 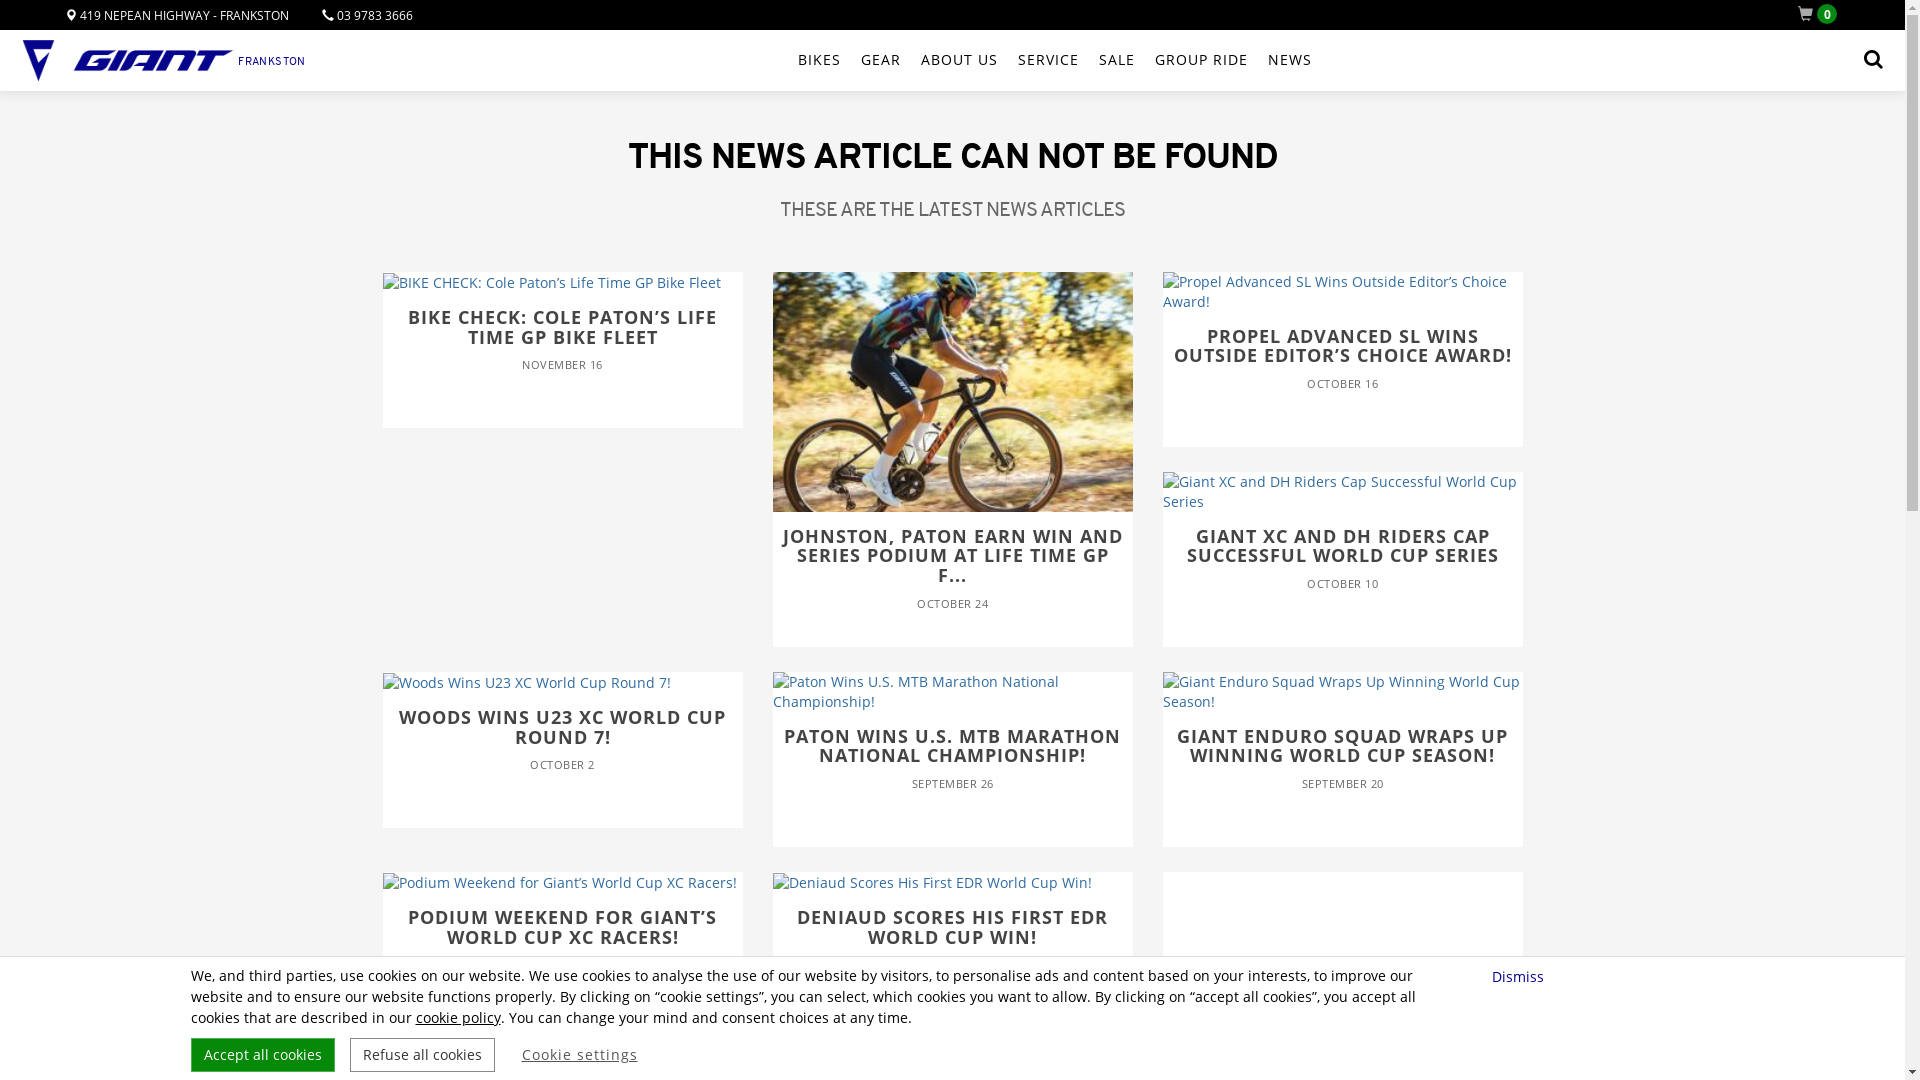 What do you see at coordinates (819, 59) in the screenshot?
I see `'BIKES'` at bounding box center [819, 59].